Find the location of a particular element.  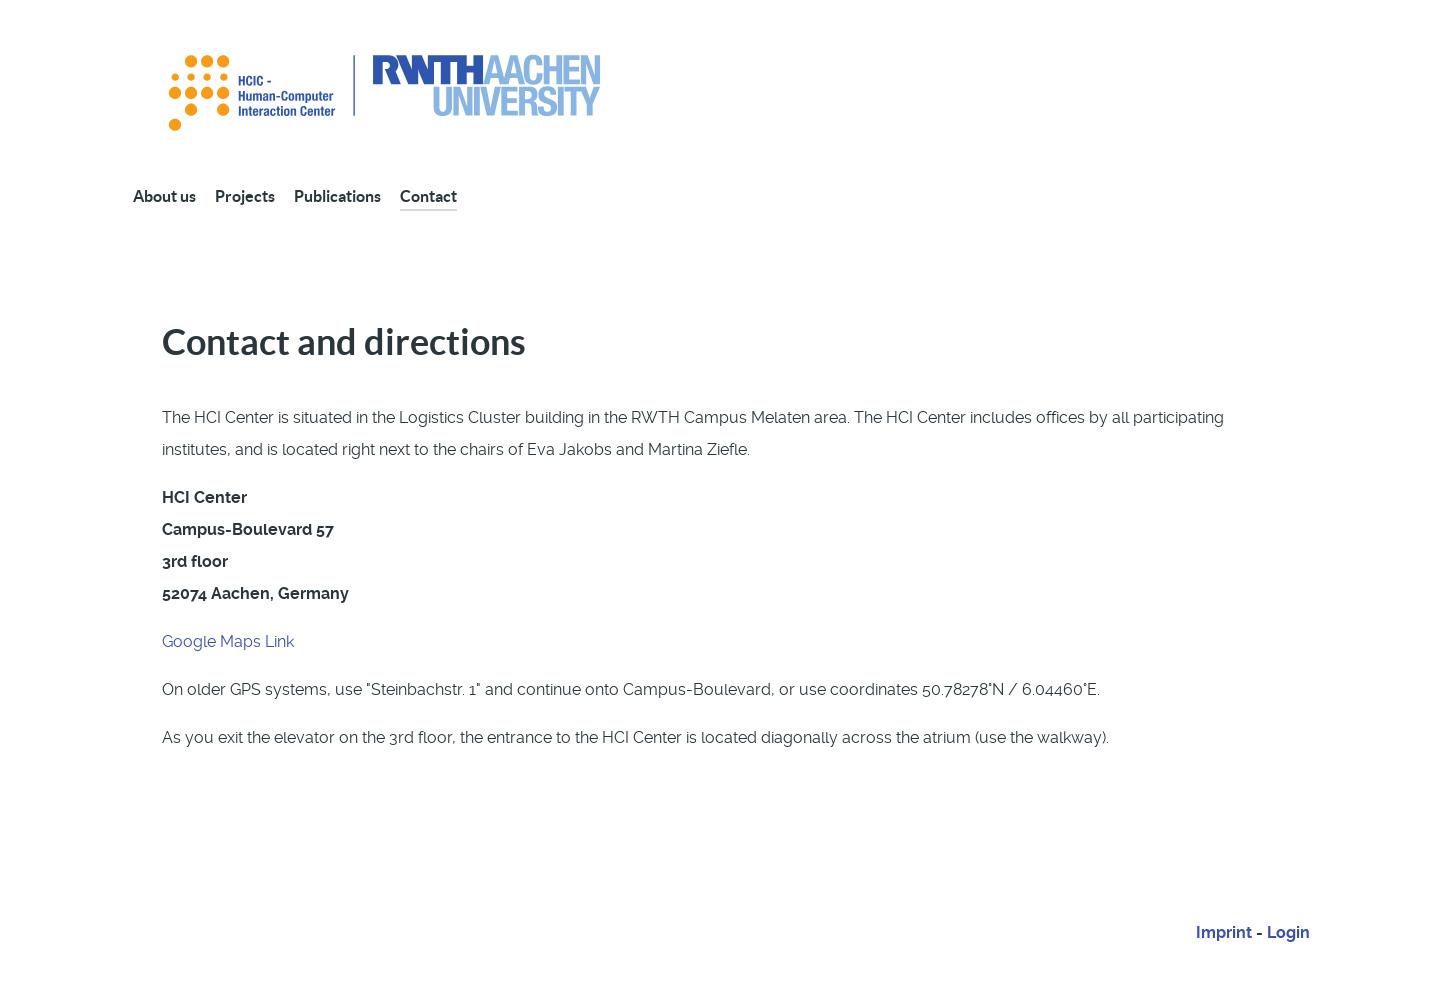

'About us' is located at coordinates (163, 194).